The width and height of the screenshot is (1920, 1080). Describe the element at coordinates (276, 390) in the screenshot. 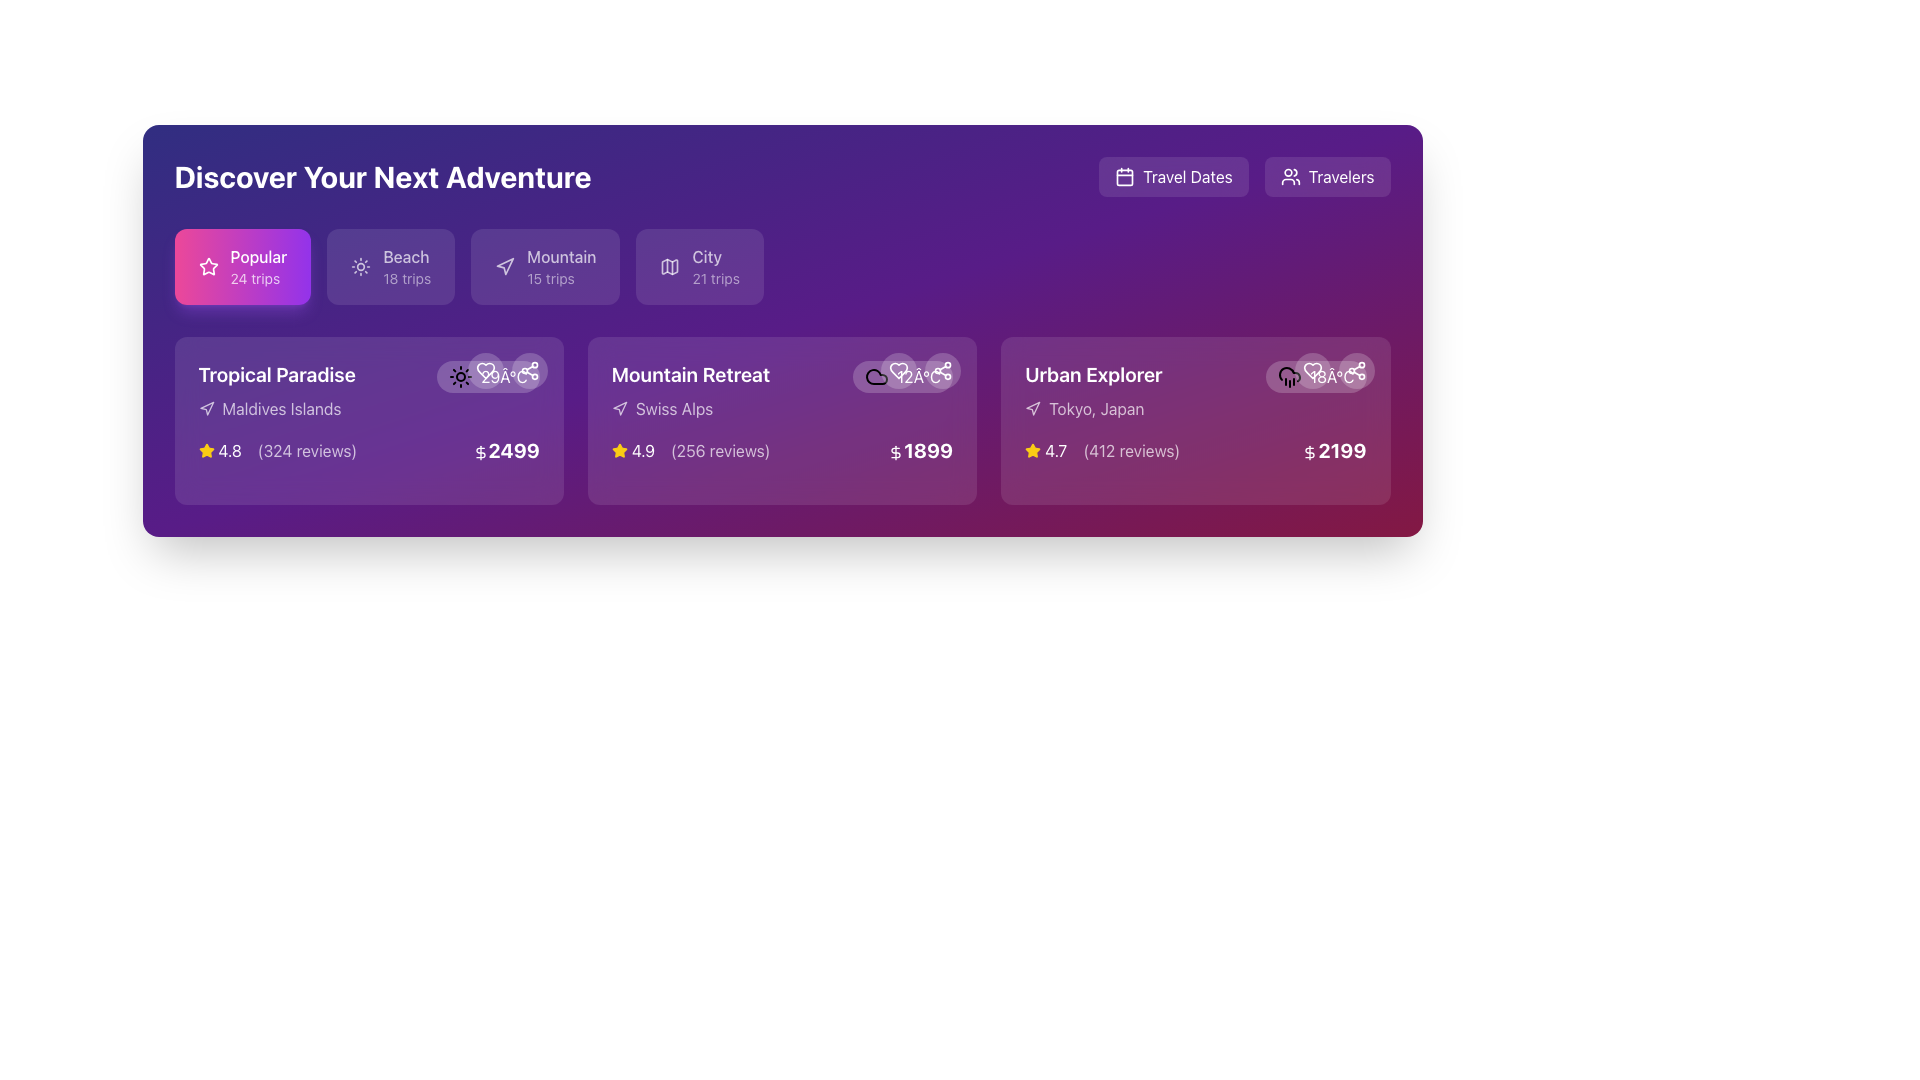

I see `the content of the 'Tropical Paradise' text information block with the accompanying location marker icon` at that location.